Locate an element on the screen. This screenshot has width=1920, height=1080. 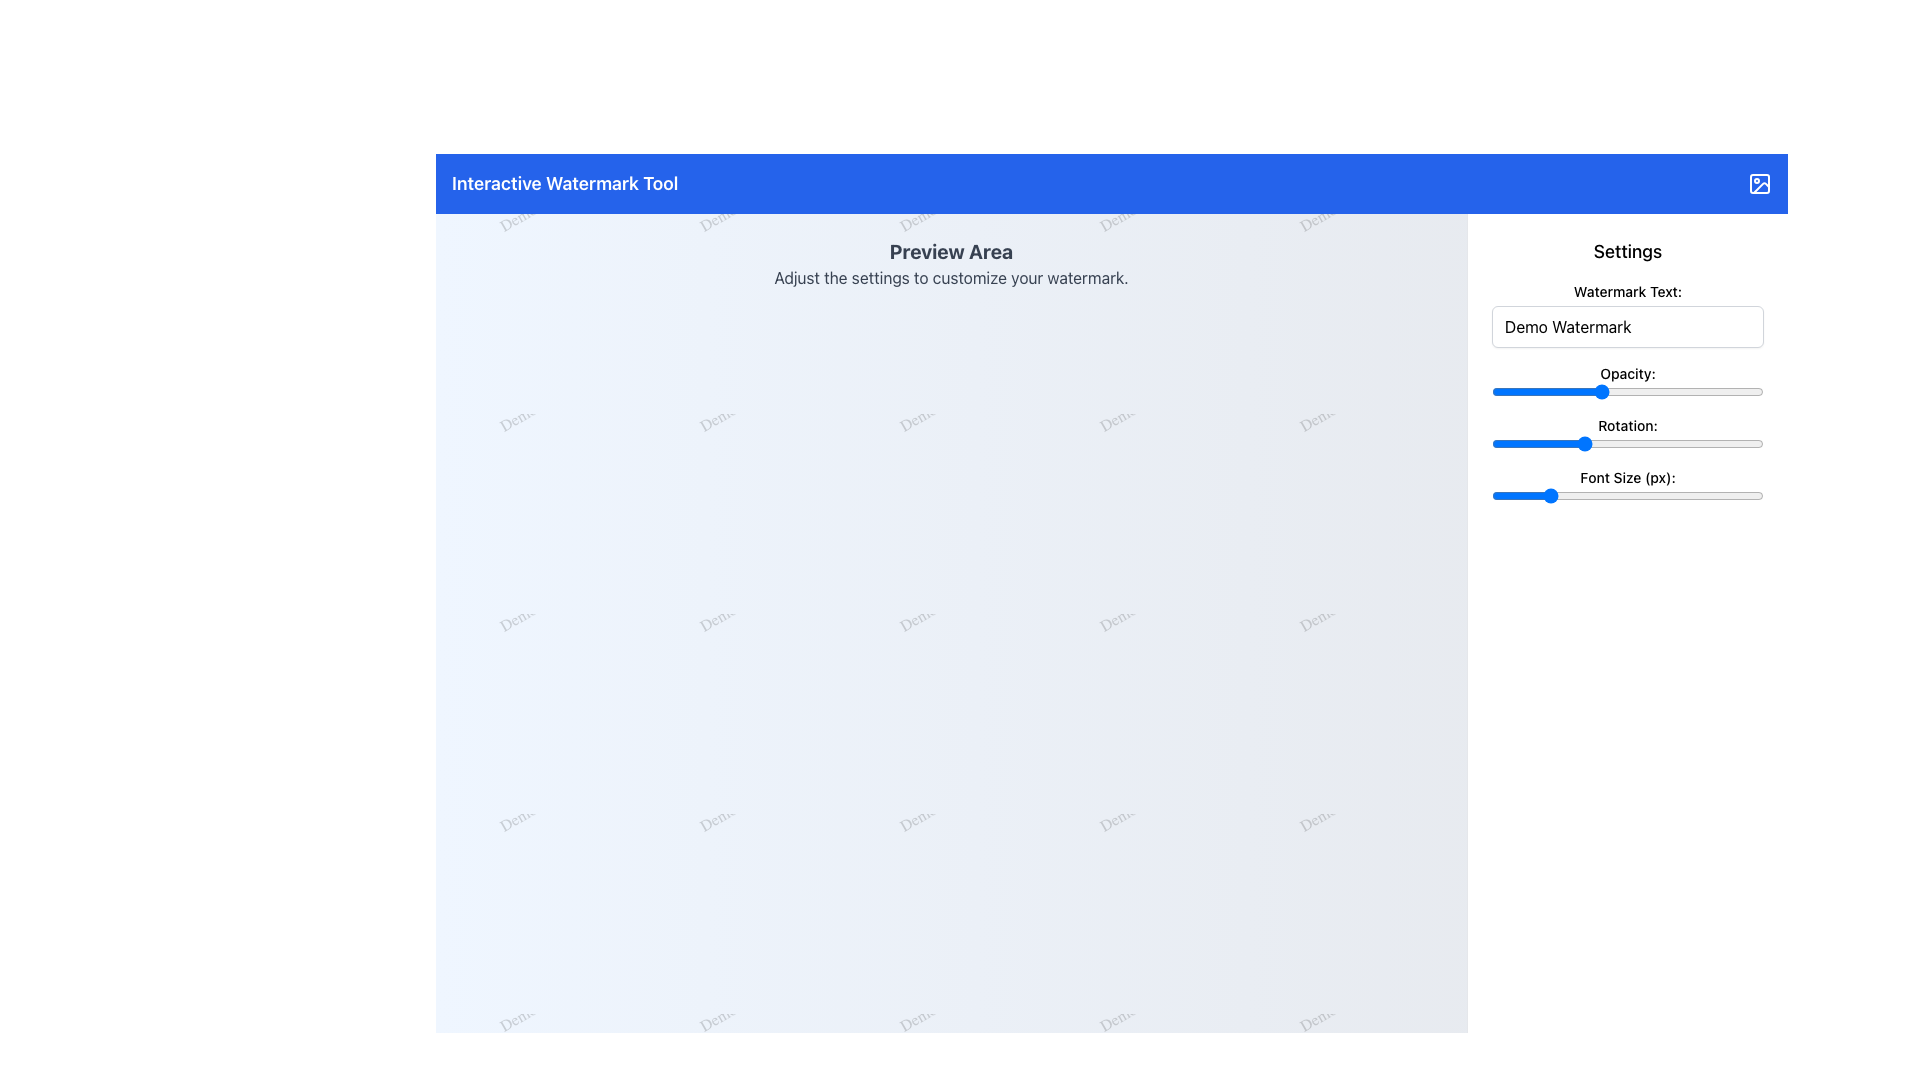
the rotation value of the slider is located at coordinates (1680, 442).